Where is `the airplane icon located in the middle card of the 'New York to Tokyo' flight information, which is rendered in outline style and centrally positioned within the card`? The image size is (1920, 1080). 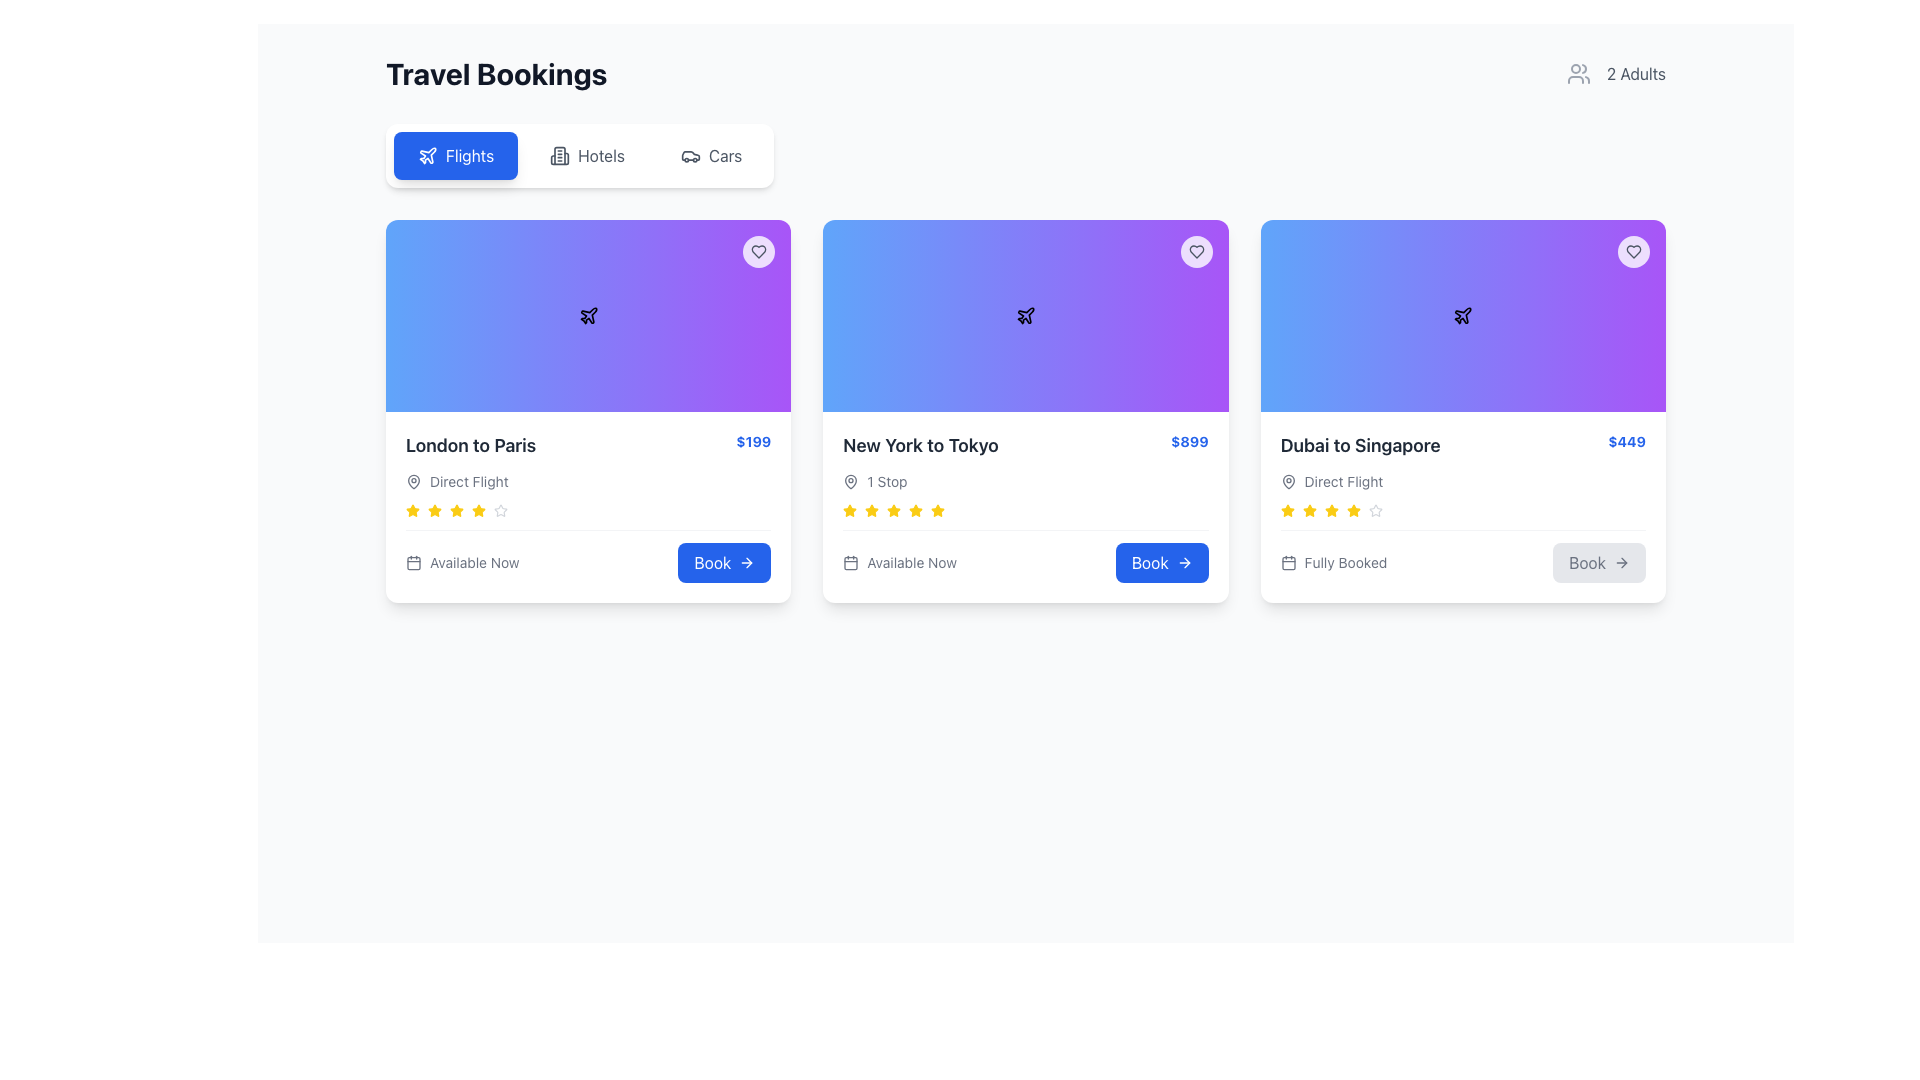
the airplane icon located in the middle card of the 'New York to Tokyo' flight information, which is rendered in outline style and centrally positioned within the card is located at coordinates (1026, 315).